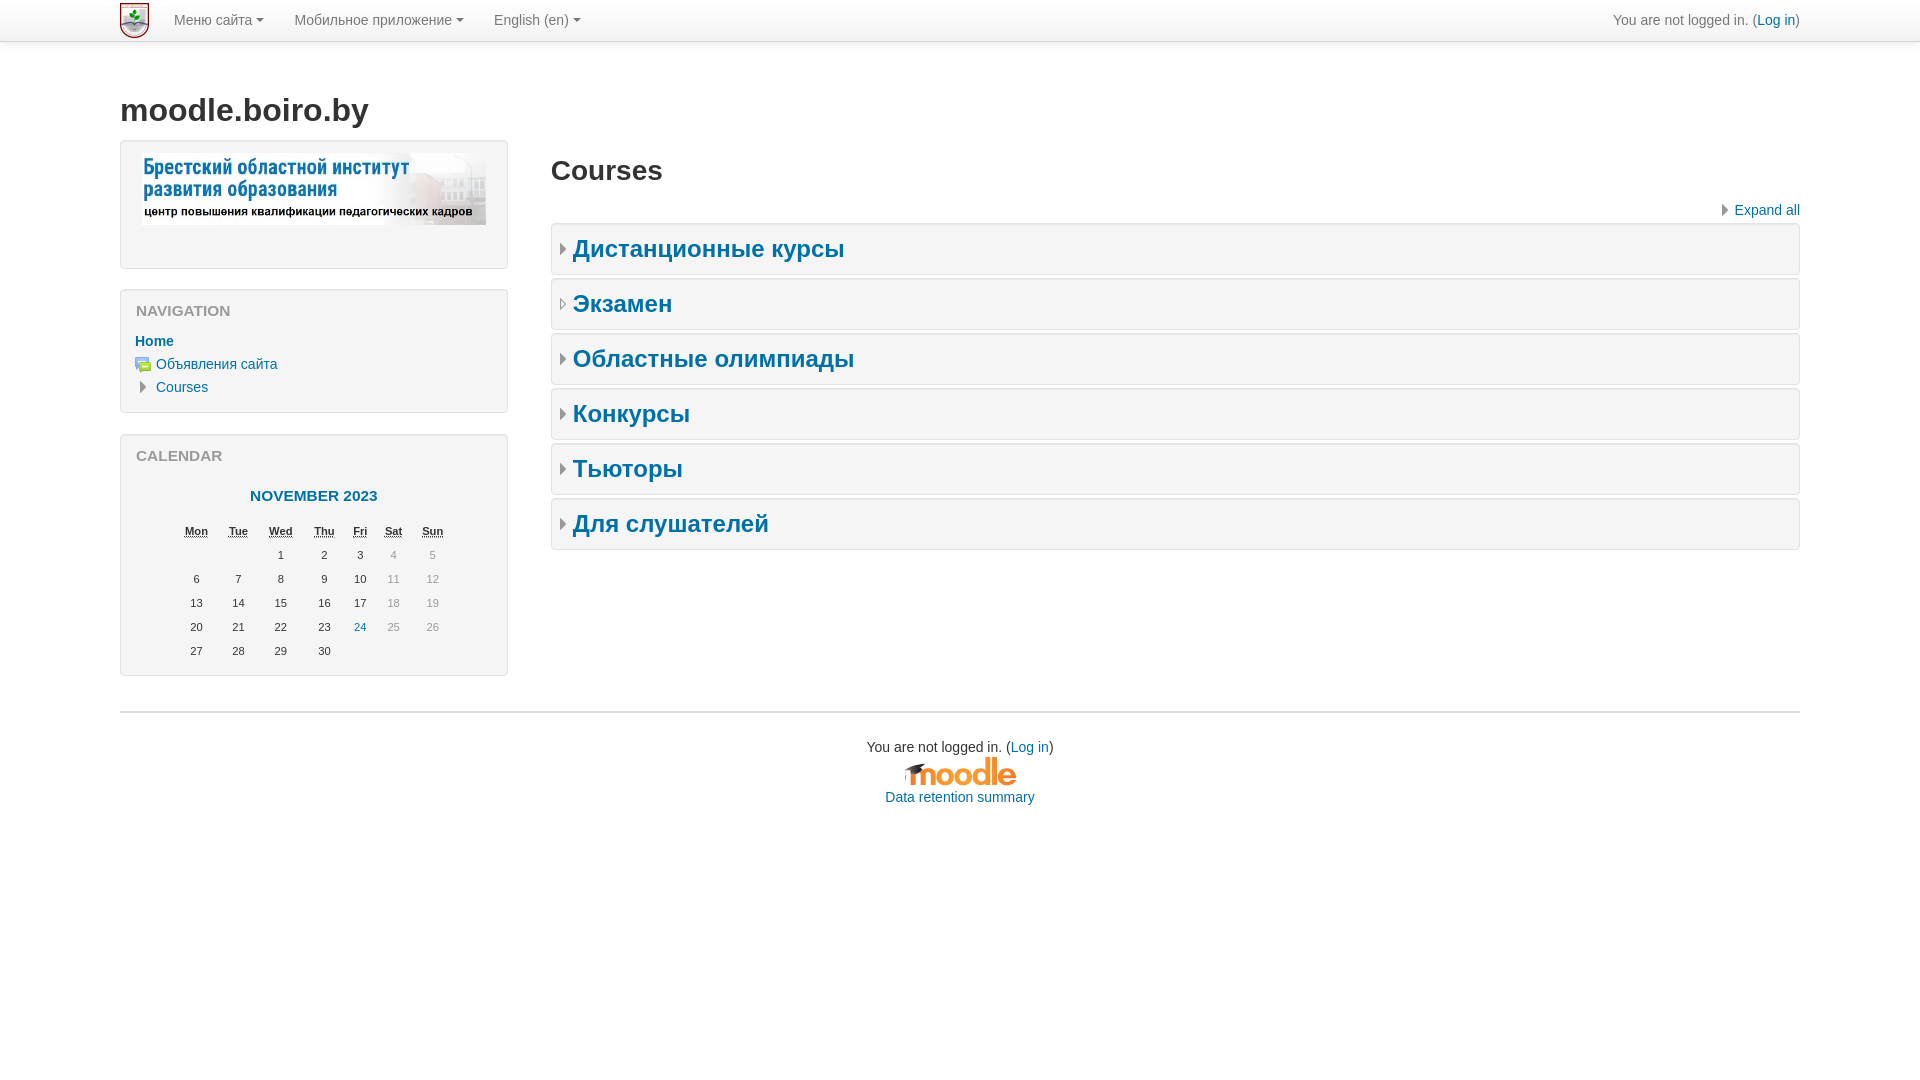  What do you see at coordinates (360, 626) in the screenshot?
I see `'24'` at bounding box center [360, 626].